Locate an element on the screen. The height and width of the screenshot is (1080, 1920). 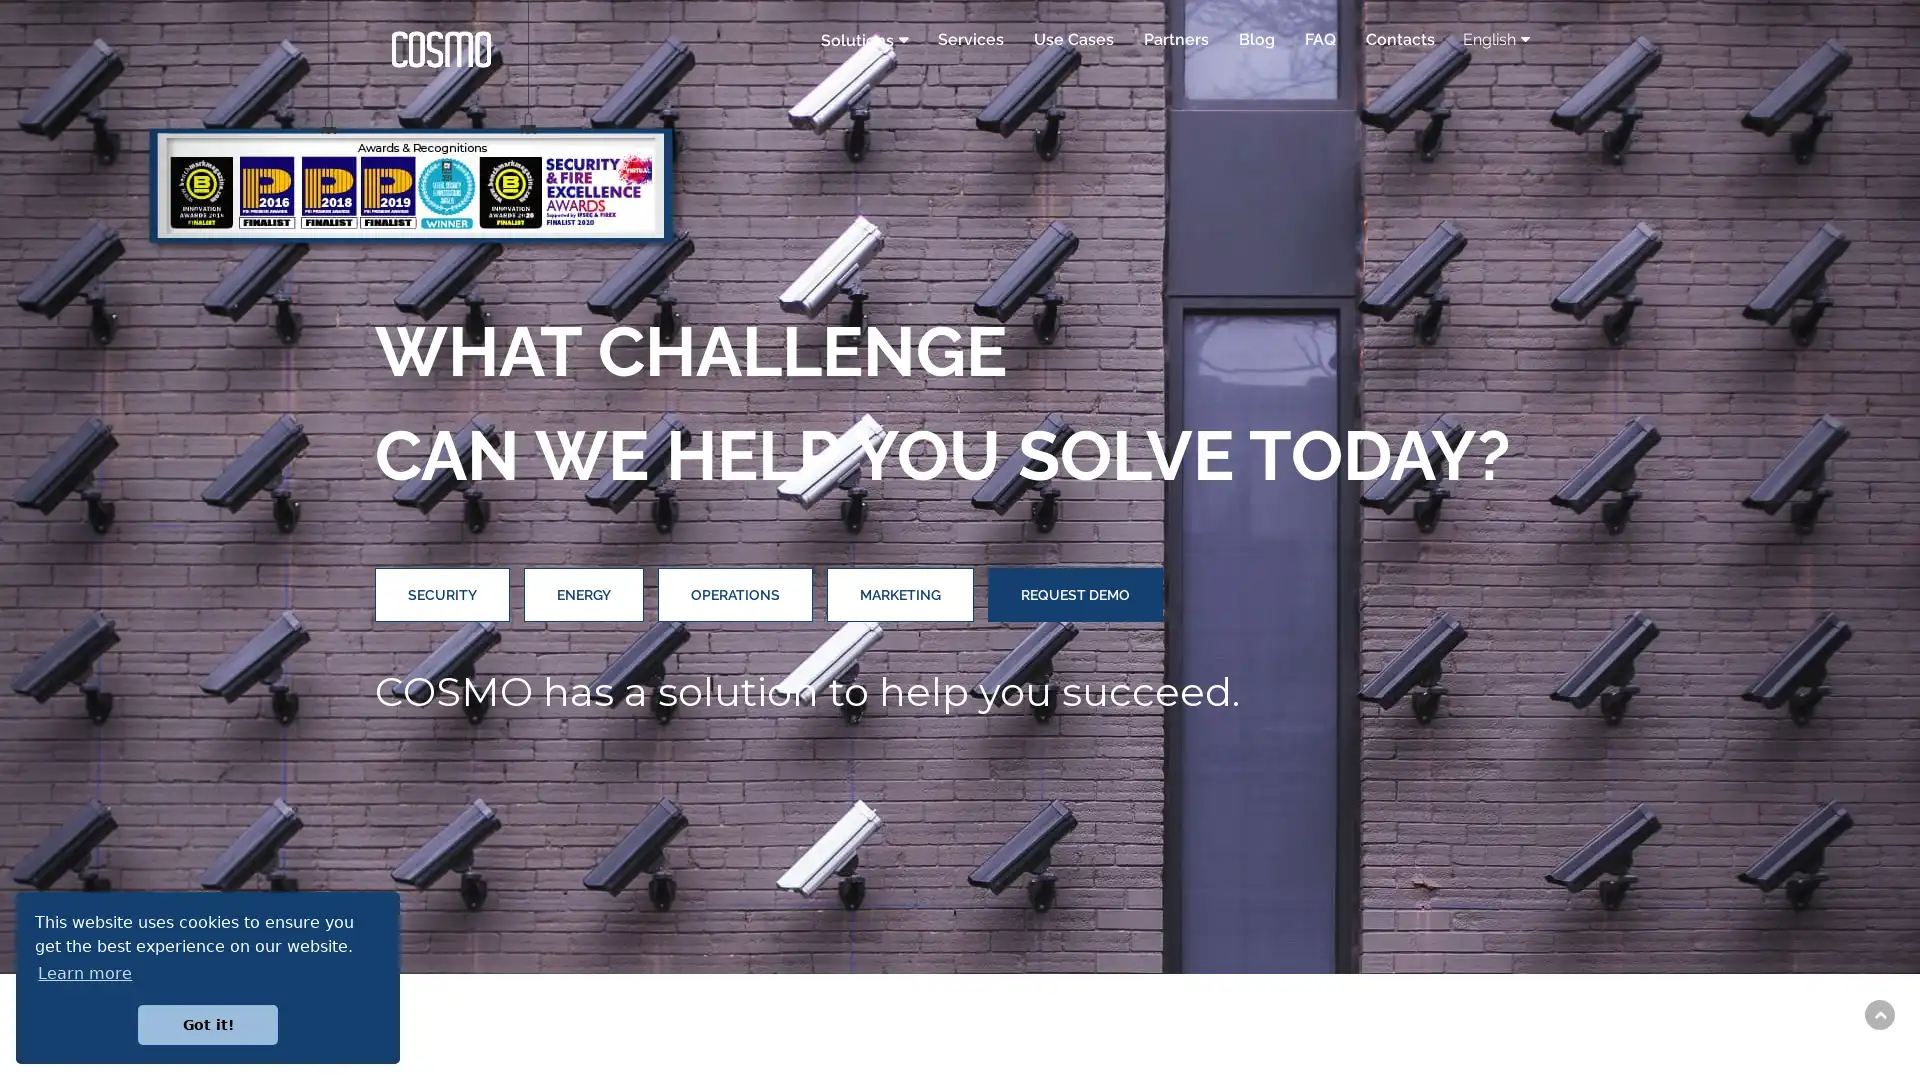
learn more about cookies is located at coordinates (84, 972).